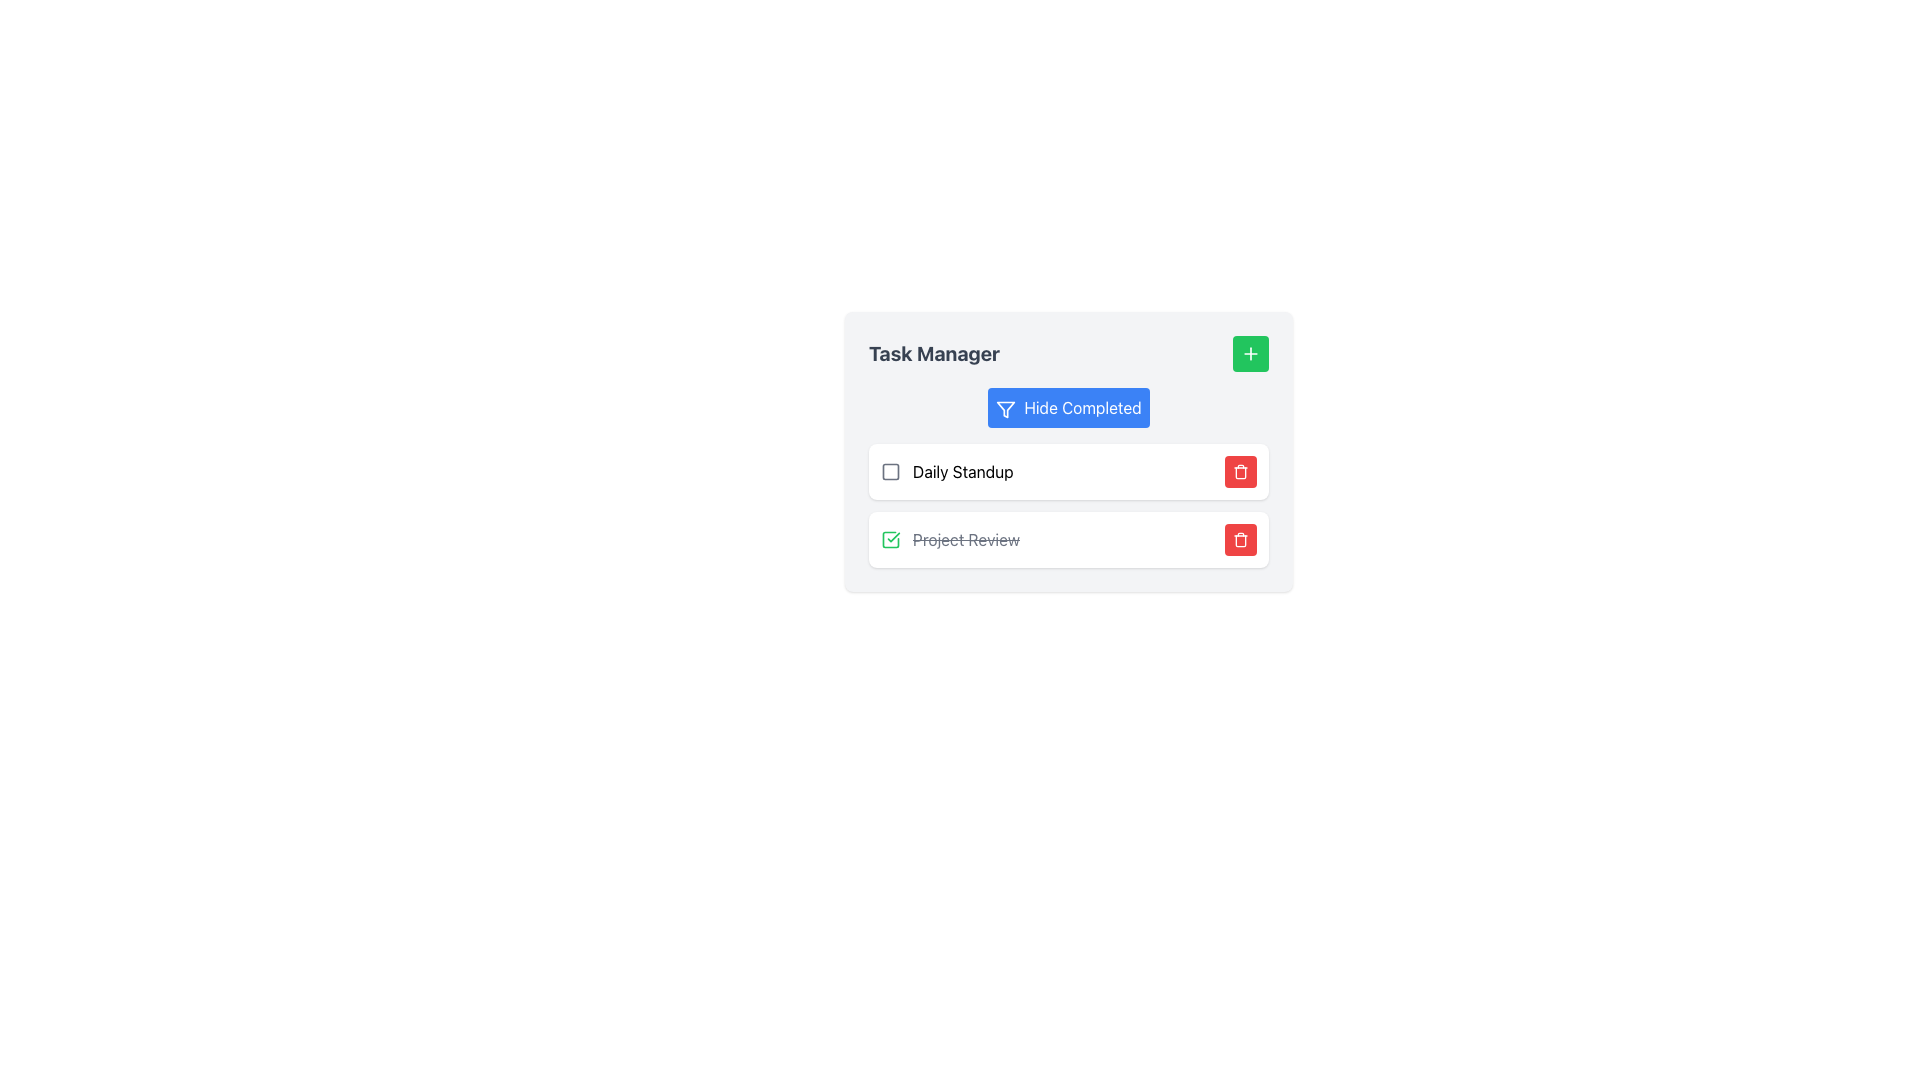 The width and height of the screenshot is (1920, 1080). What do you see at coordinates (949, 540) in the screenshot?
I see `the 'Project Review' label which has a line-through effect and is next to a green checkmark icon, located in the Task Manager section beneath the Daily Standup item` at bounding box center [949, 540].